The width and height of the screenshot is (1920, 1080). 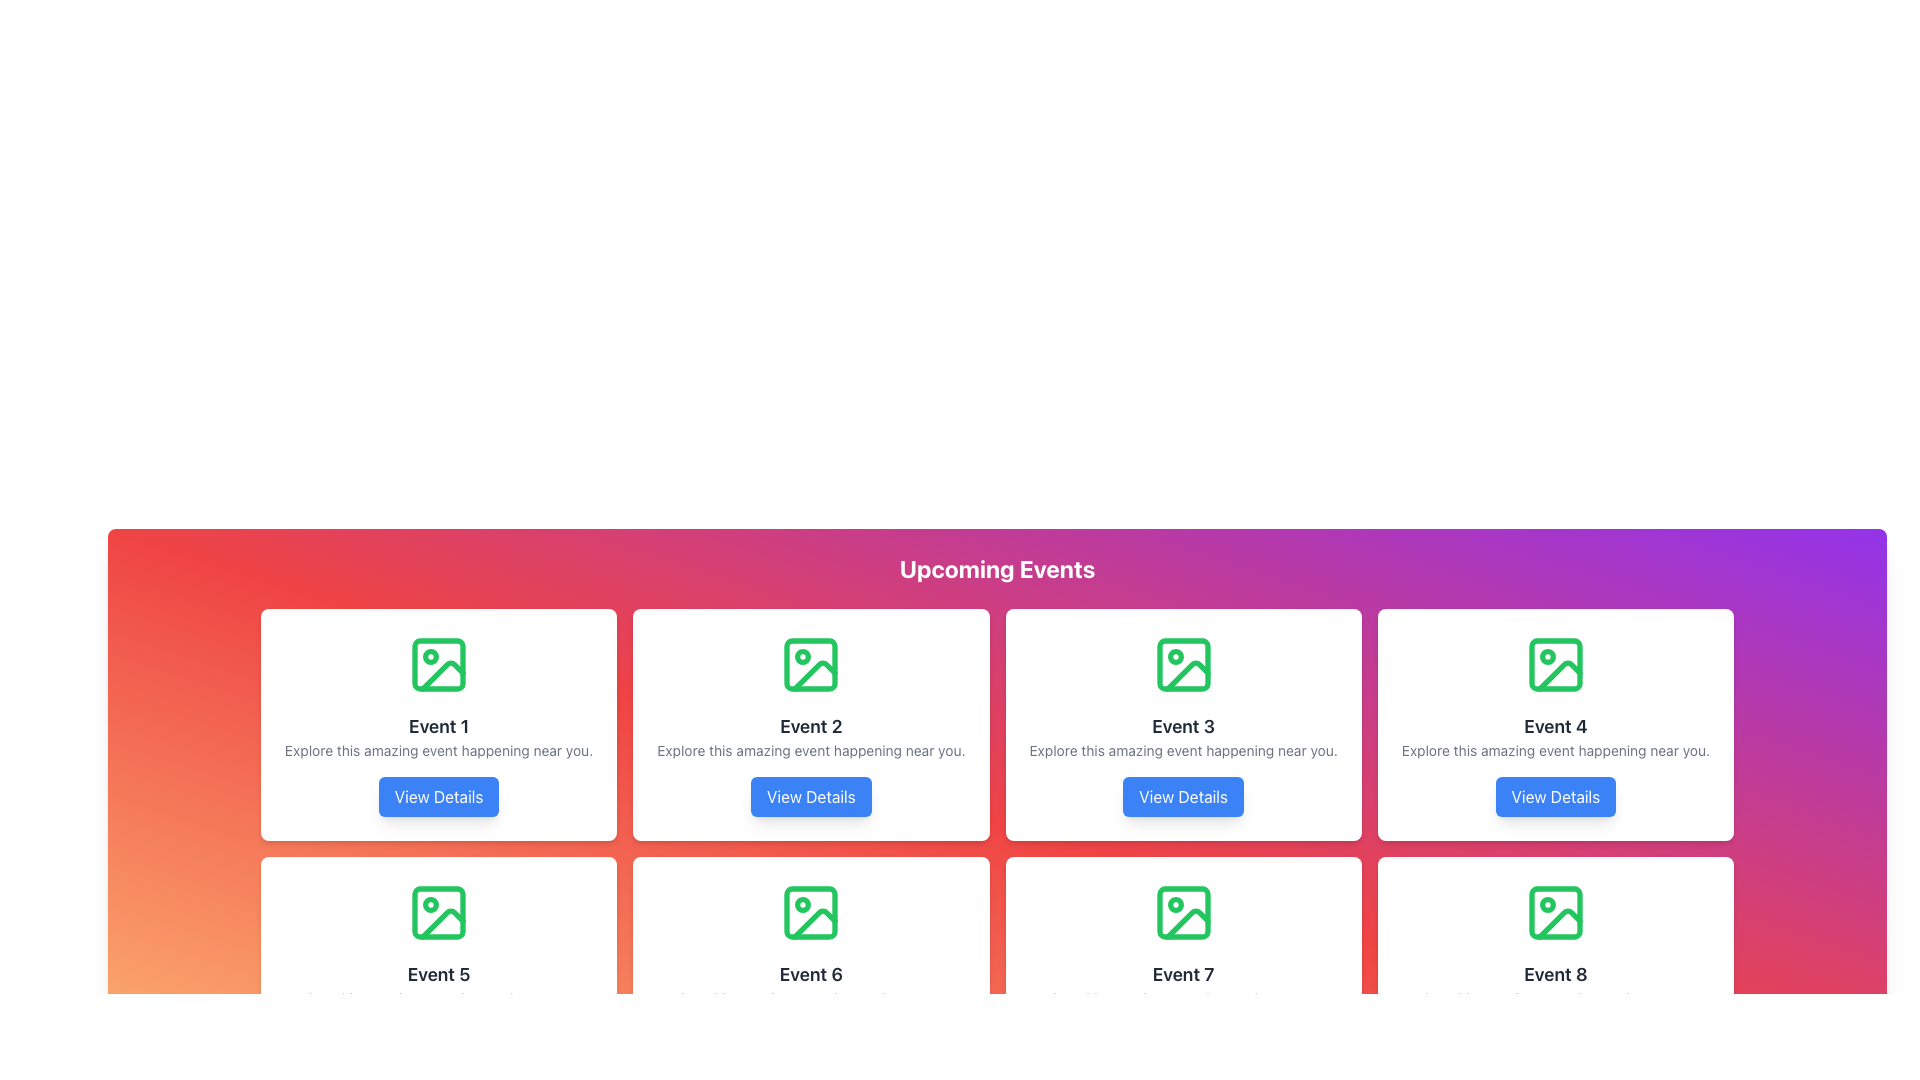 I want to click on the small rectangle with rounded corners that serves as a decorative visual element within the green-themed image icon of the event card labeled 'Event 2', so click(x=811, y=664).